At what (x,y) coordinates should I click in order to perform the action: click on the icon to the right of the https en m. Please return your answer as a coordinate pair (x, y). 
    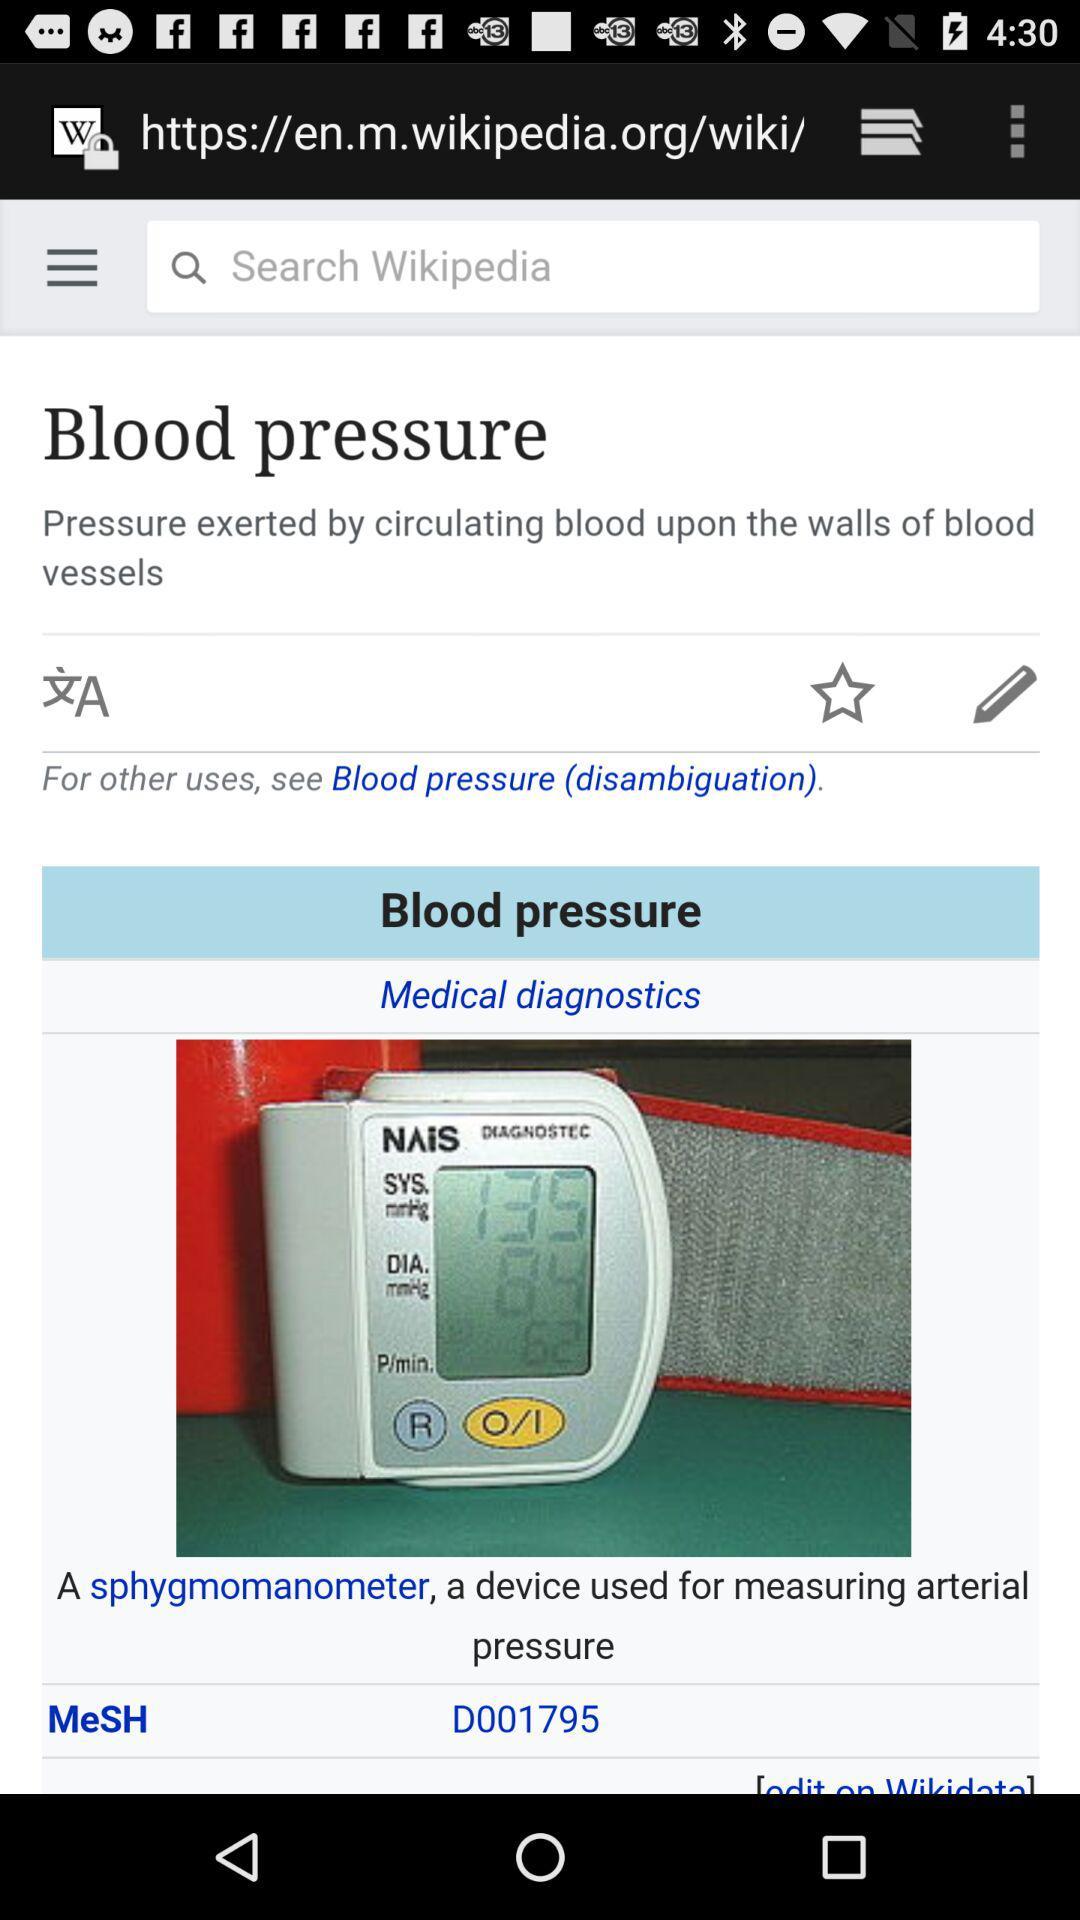
    Looking at the image, I should click on (890, 130).